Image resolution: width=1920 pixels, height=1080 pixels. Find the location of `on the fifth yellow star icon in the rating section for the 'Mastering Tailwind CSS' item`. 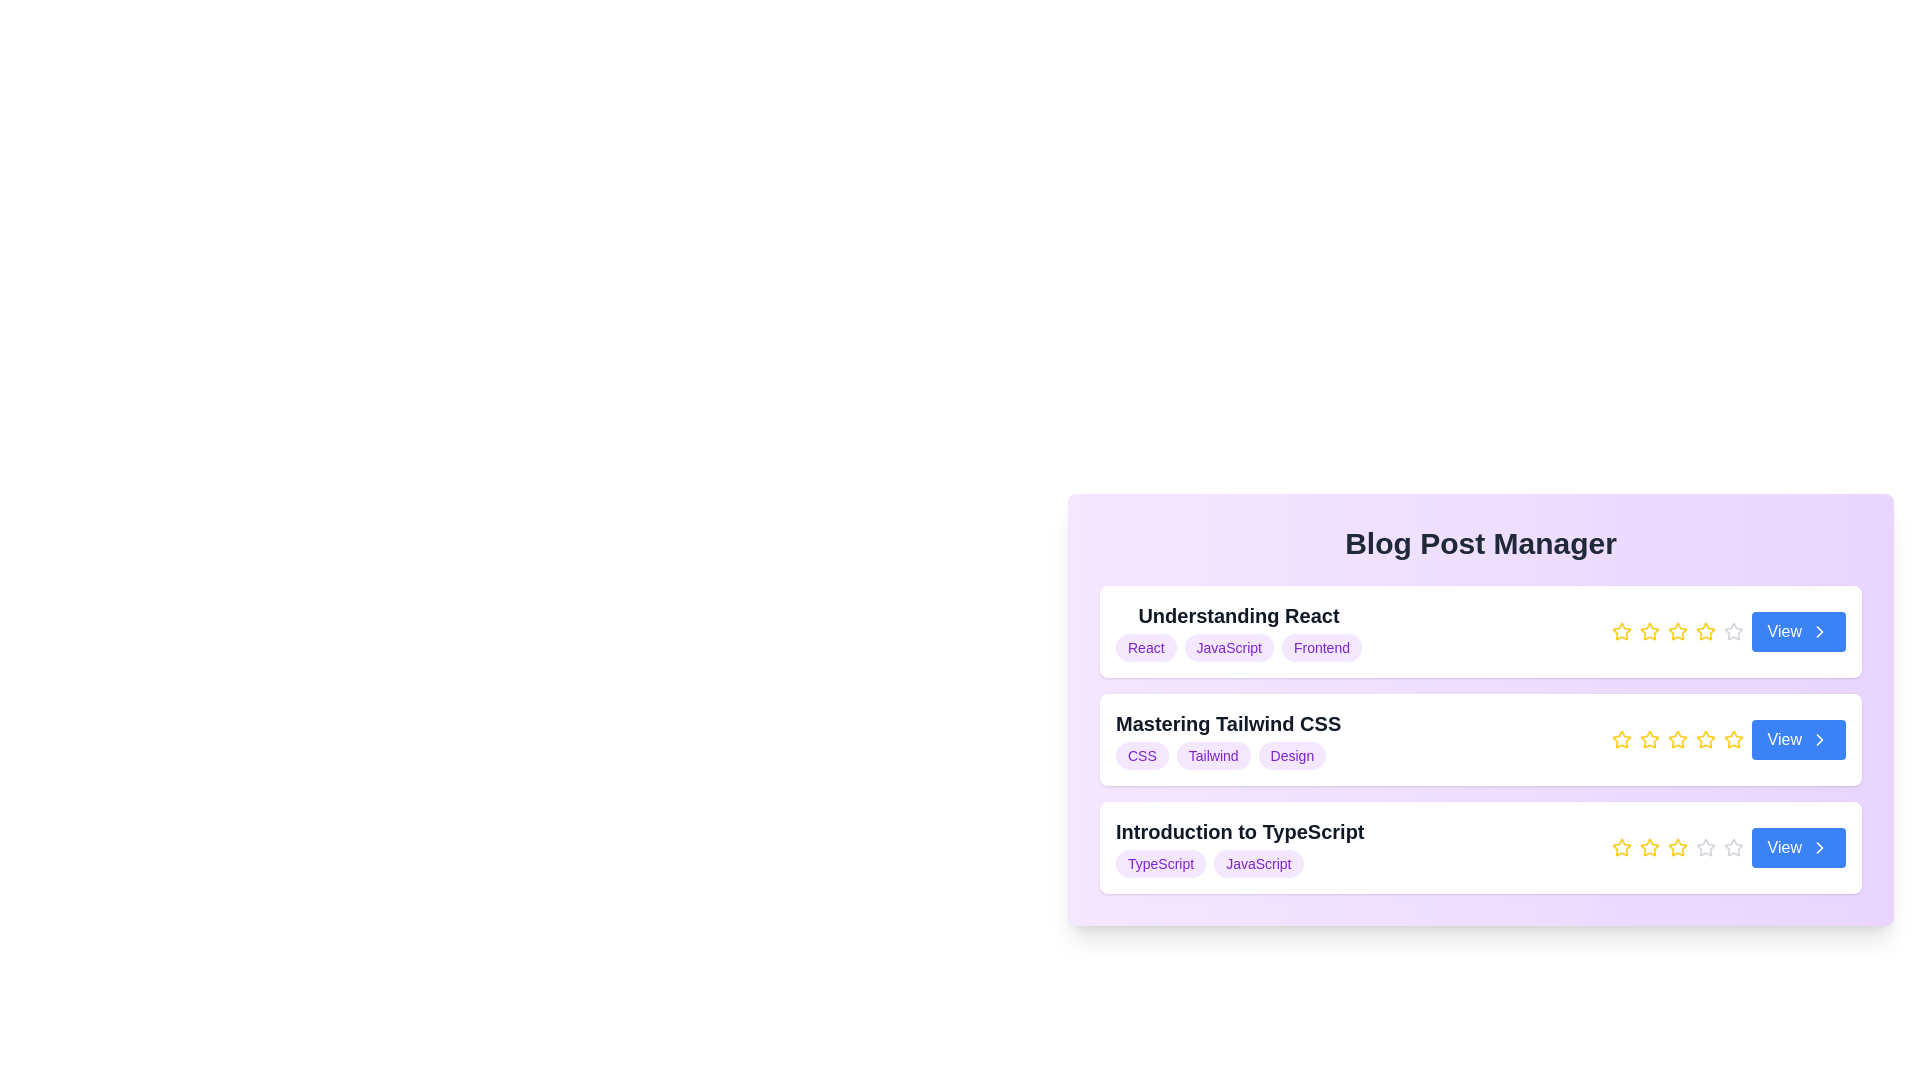

on the fifth yellow star icon in the rating section for the 'Mastering Tailwind CSS' item is located at coordinates (1732, 740).